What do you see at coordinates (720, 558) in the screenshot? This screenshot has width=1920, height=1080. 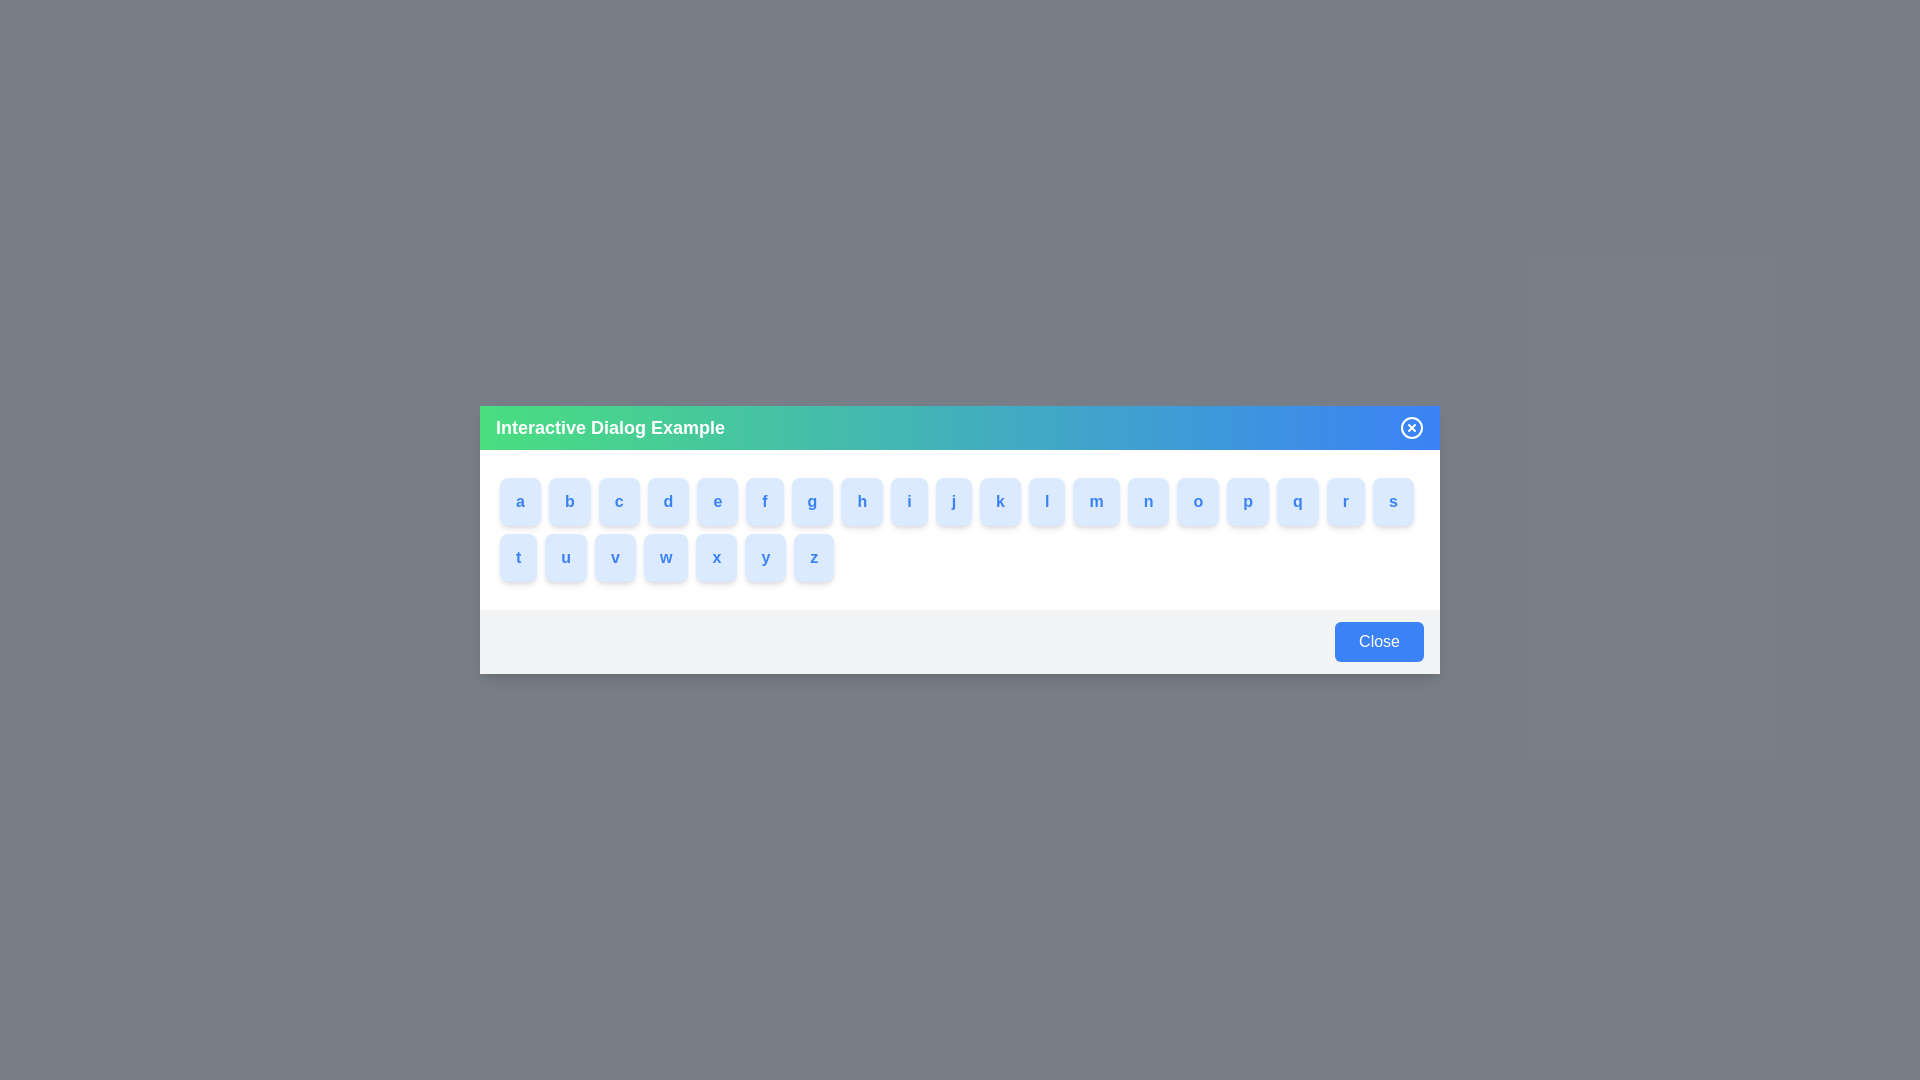 I see `the button labeled with x` at bounding box center [720, 558].